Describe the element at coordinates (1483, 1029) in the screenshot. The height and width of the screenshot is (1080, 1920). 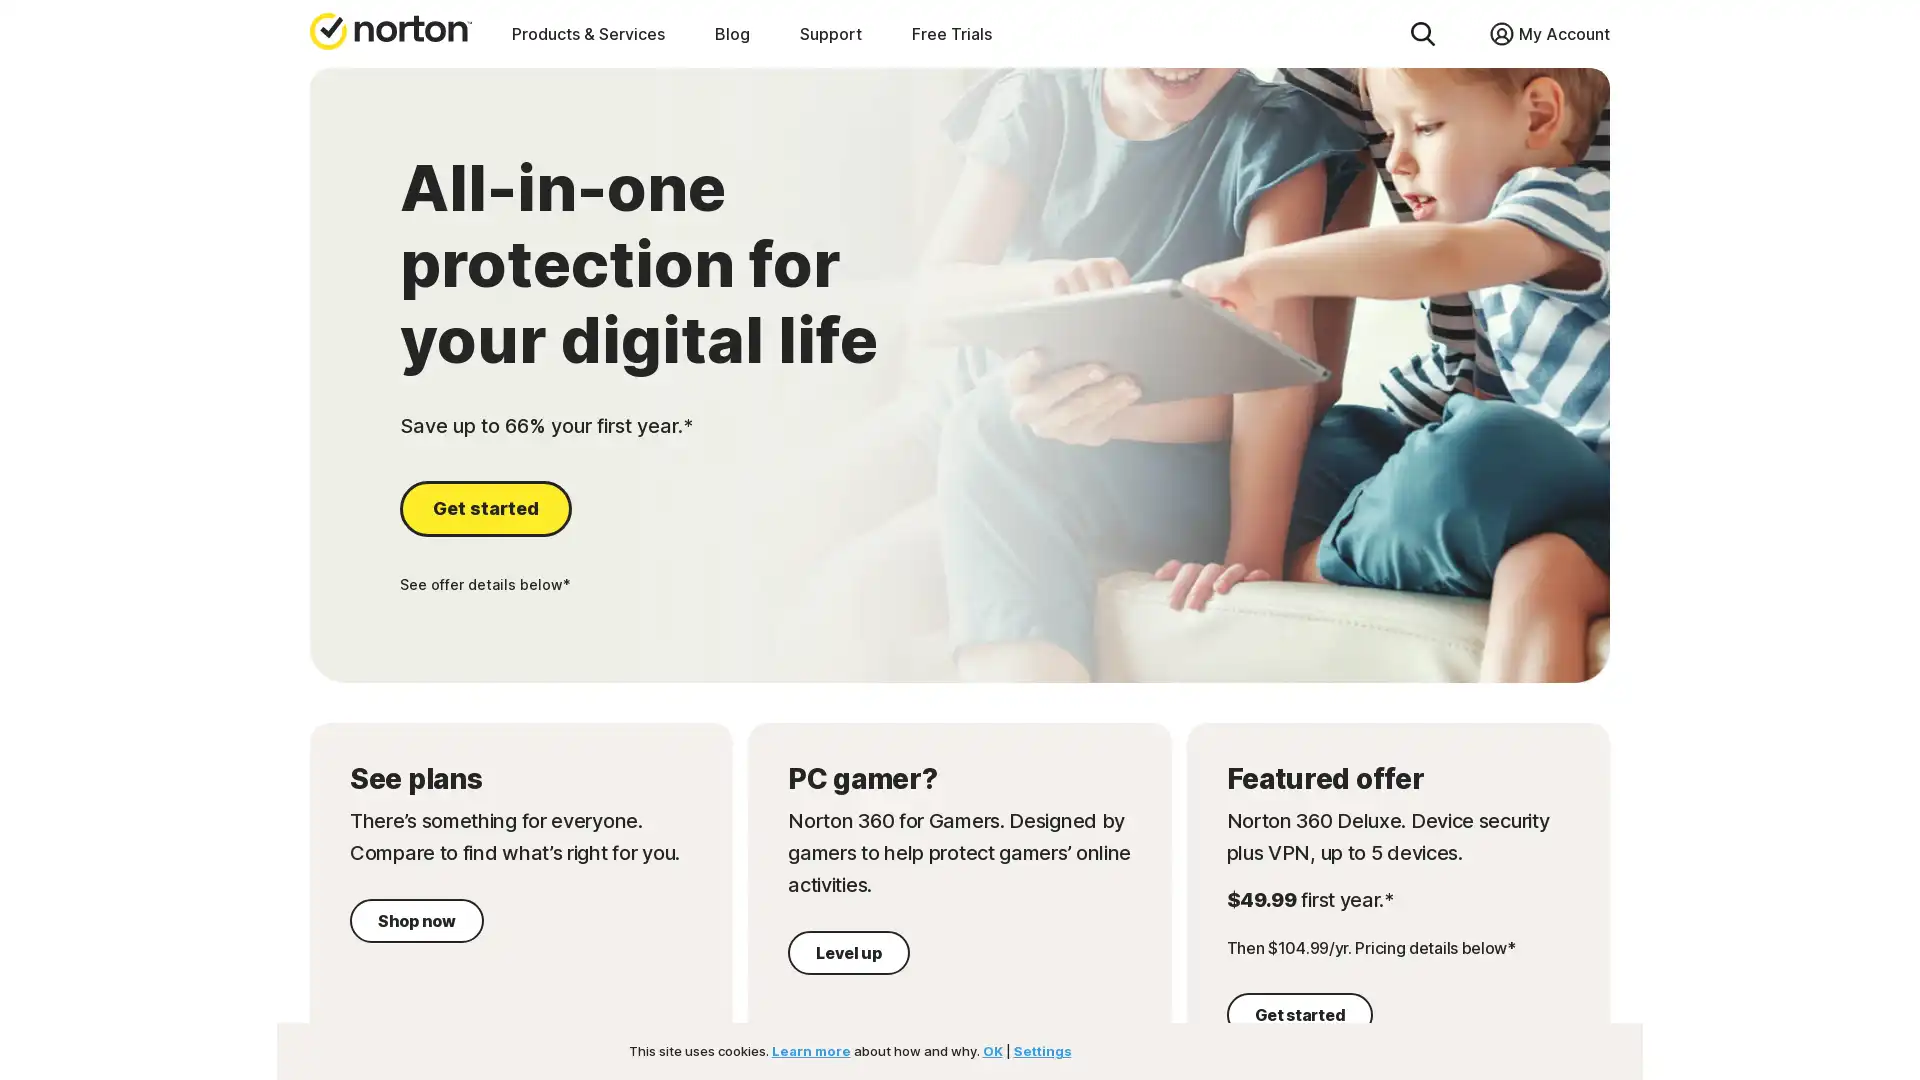
I see `Close consent Widget` at that location.